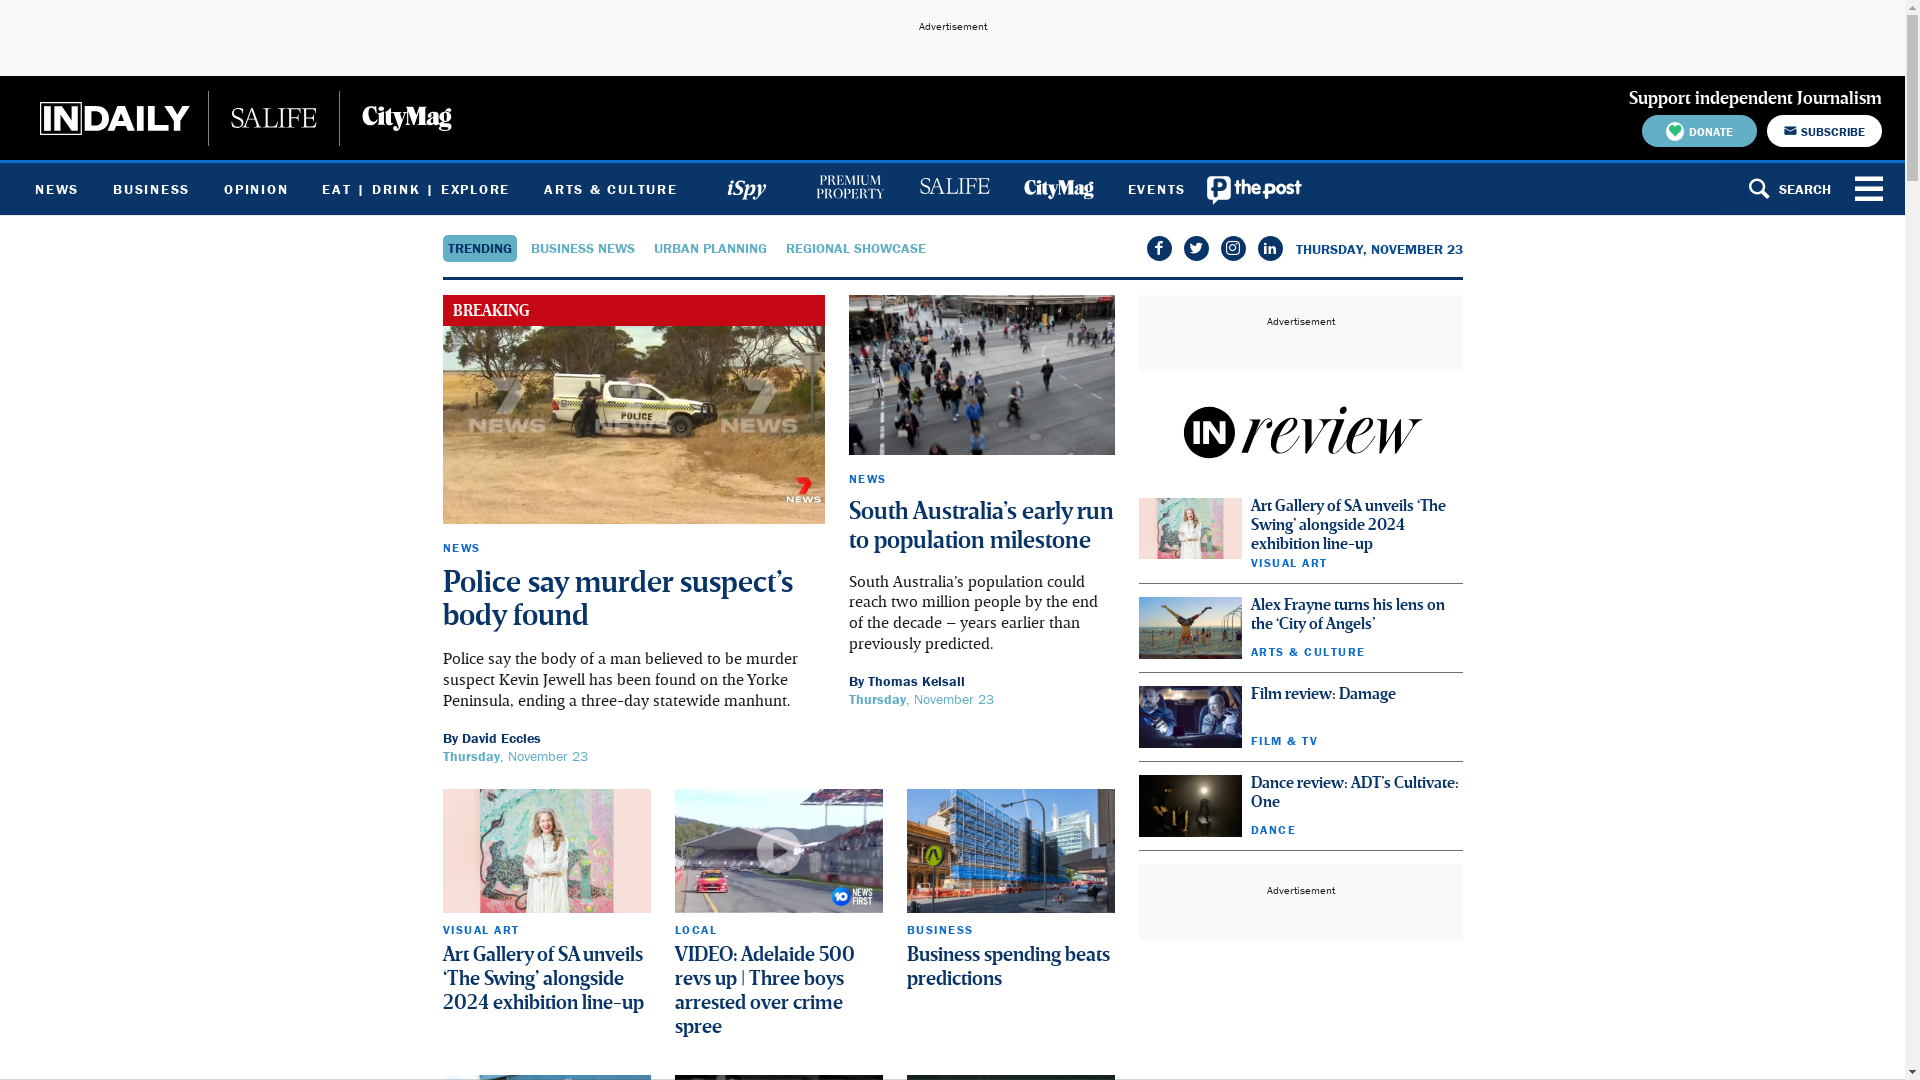 The height and width of the screenshot is (1080, 1920). Describe the element at coordinates (440, 929) in the screenshot. I see `'VISUAL ART'` at that location.